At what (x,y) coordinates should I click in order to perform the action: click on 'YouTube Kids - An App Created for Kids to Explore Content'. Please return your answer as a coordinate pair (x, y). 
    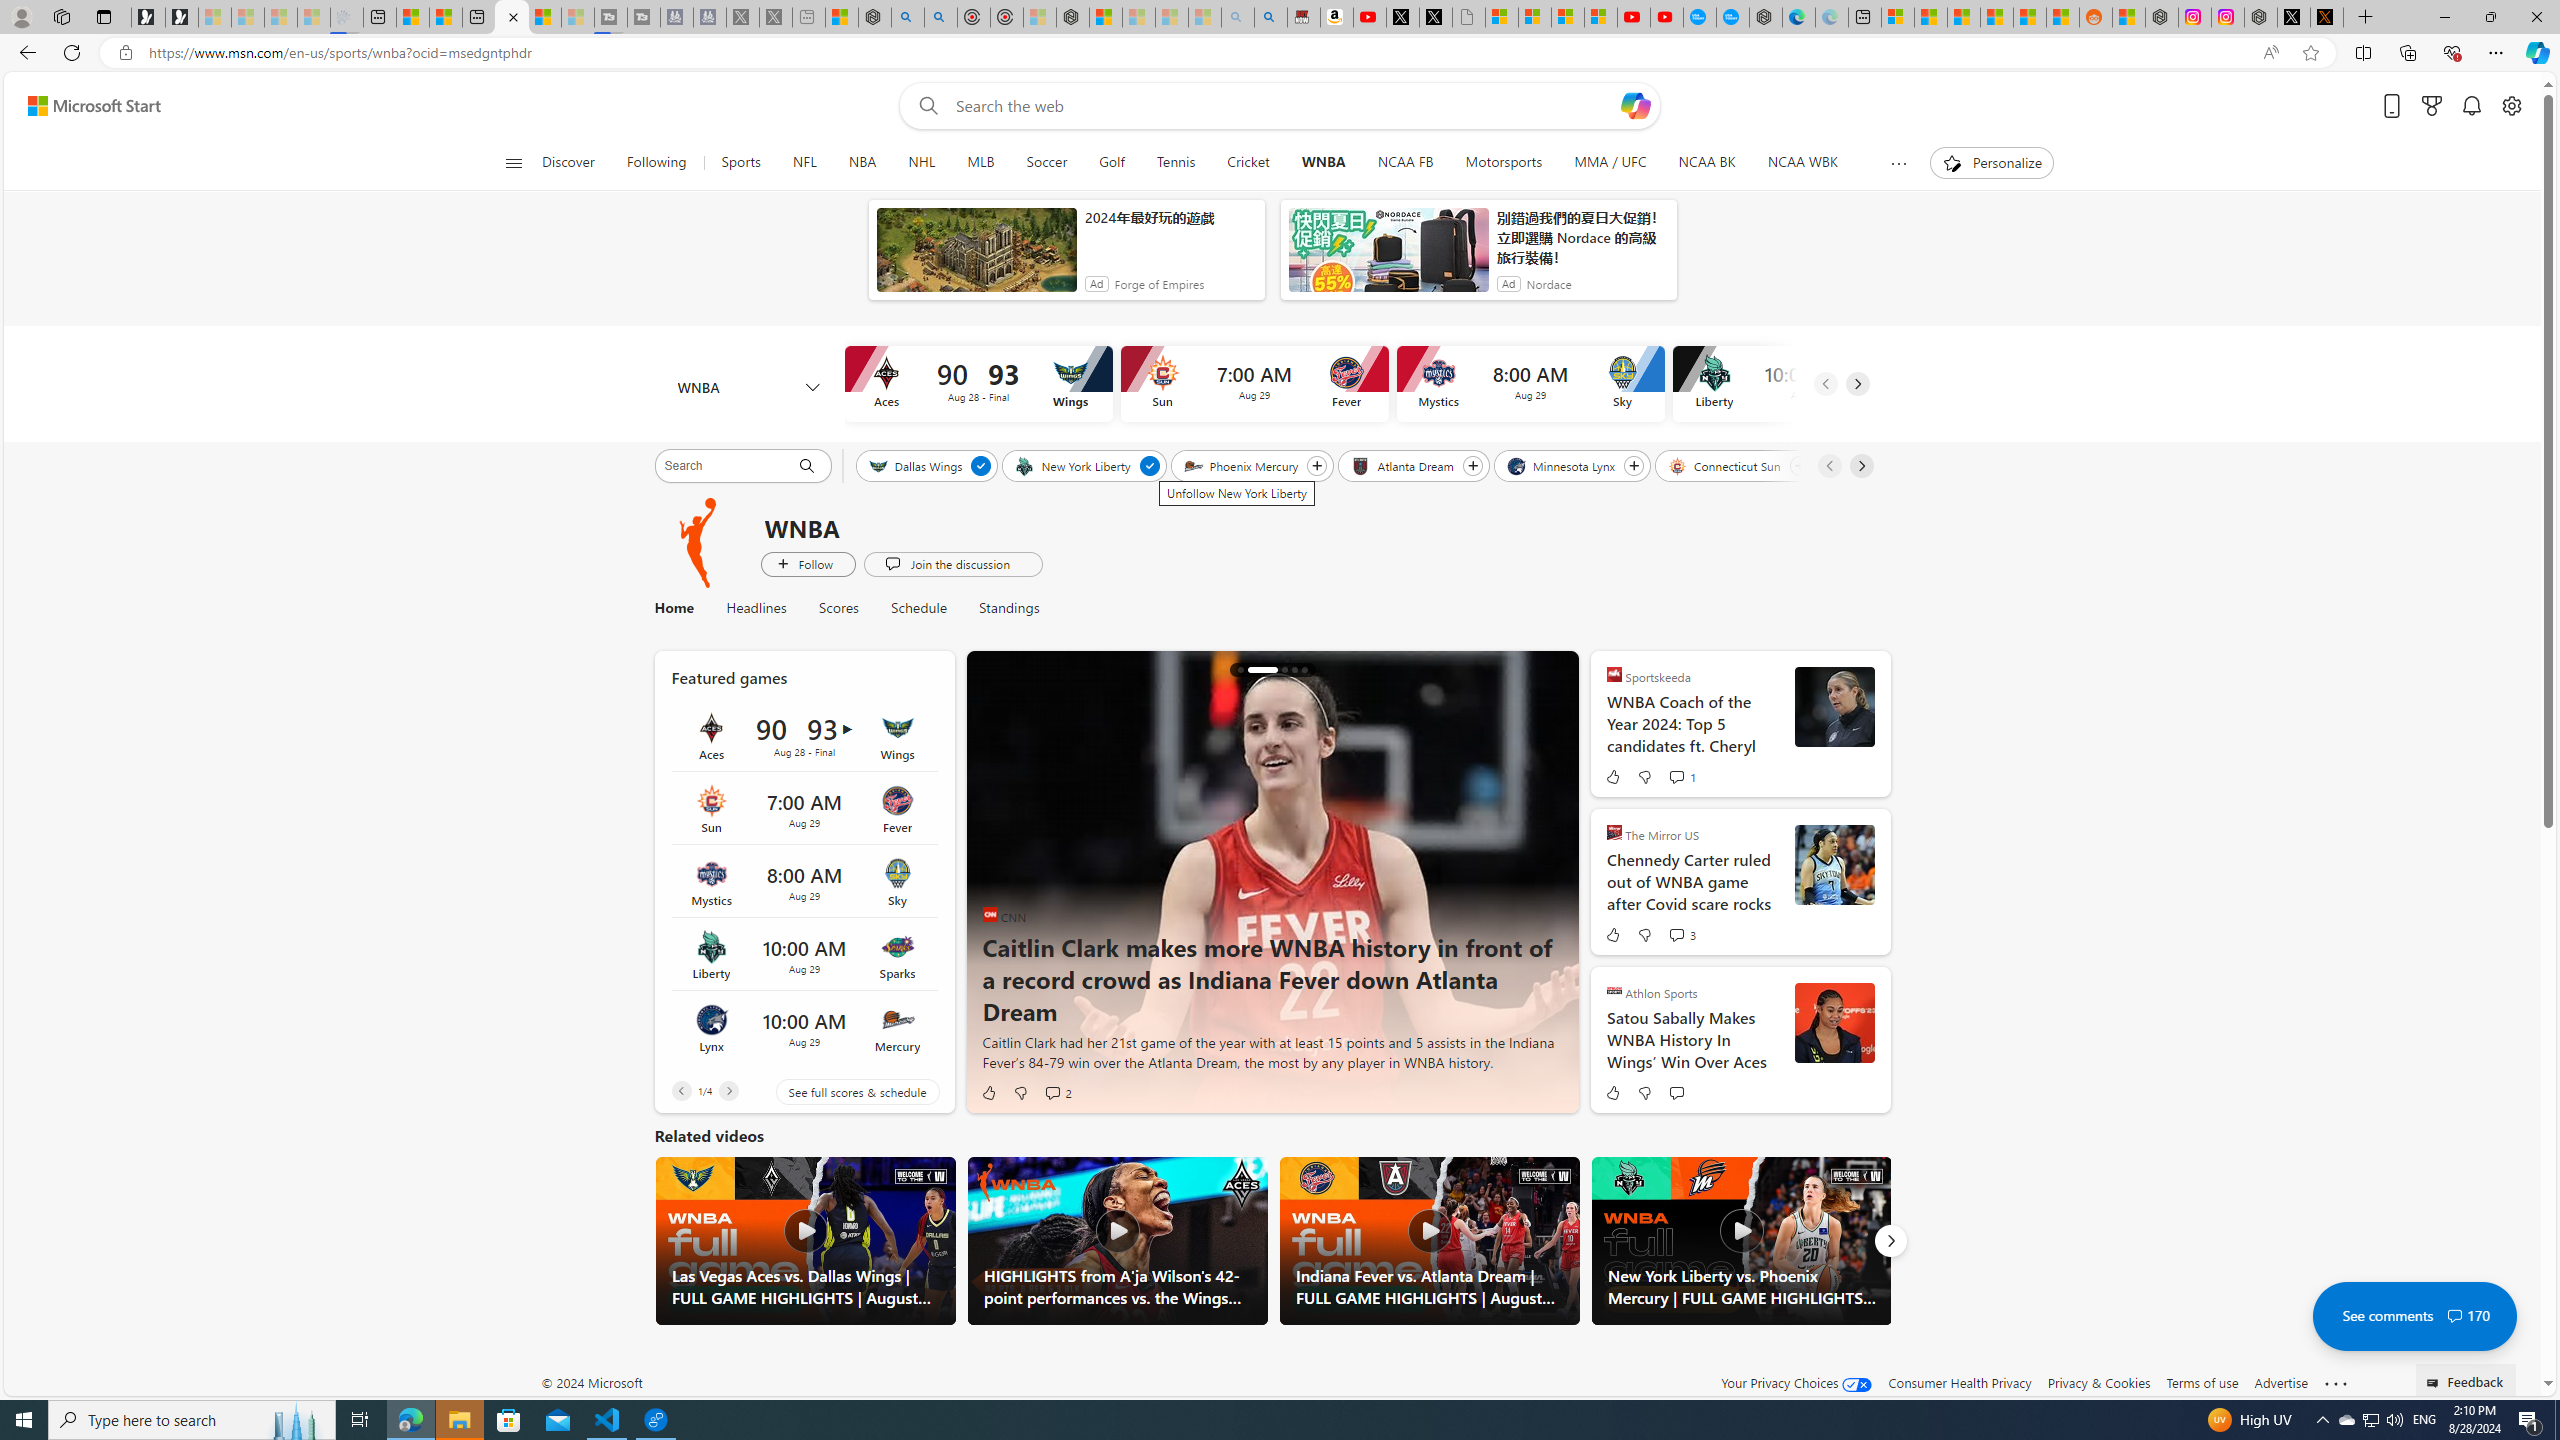
    Looking at the image, I should click on (1666, 16).